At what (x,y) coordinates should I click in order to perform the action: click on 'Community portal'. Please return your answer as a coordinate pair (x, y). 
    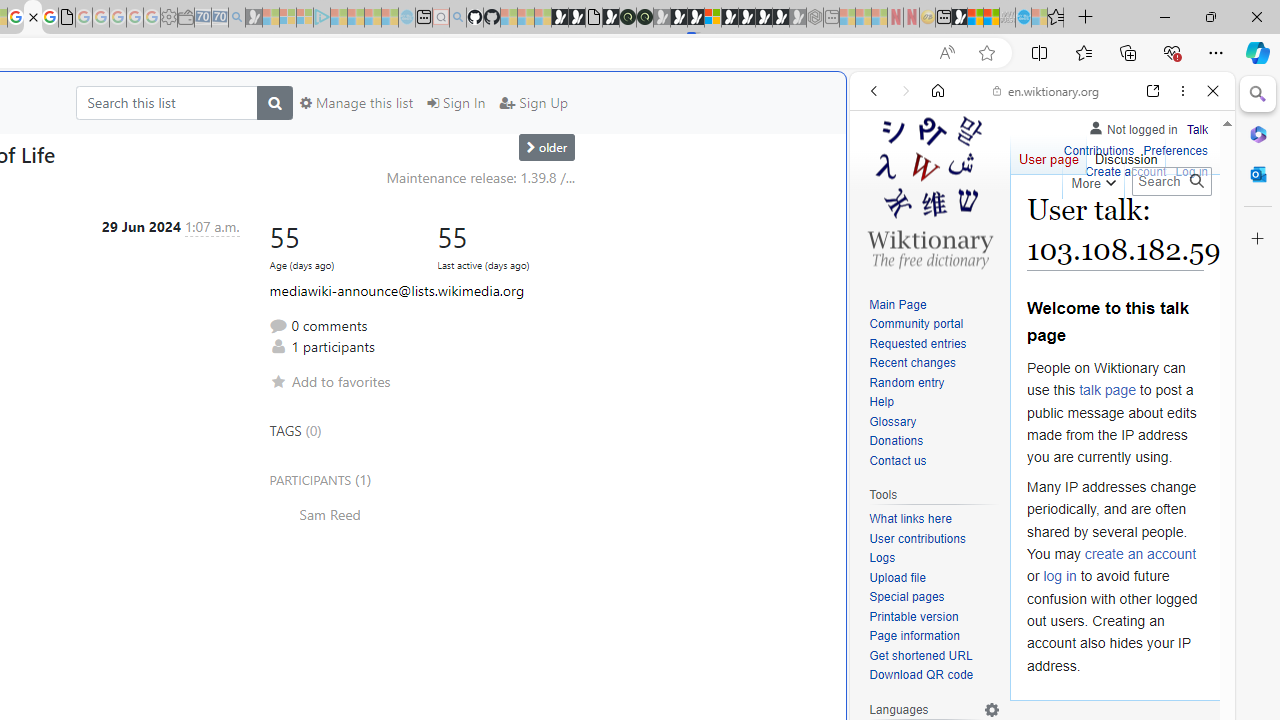
    Looking at the image, I should click on (915, 323).